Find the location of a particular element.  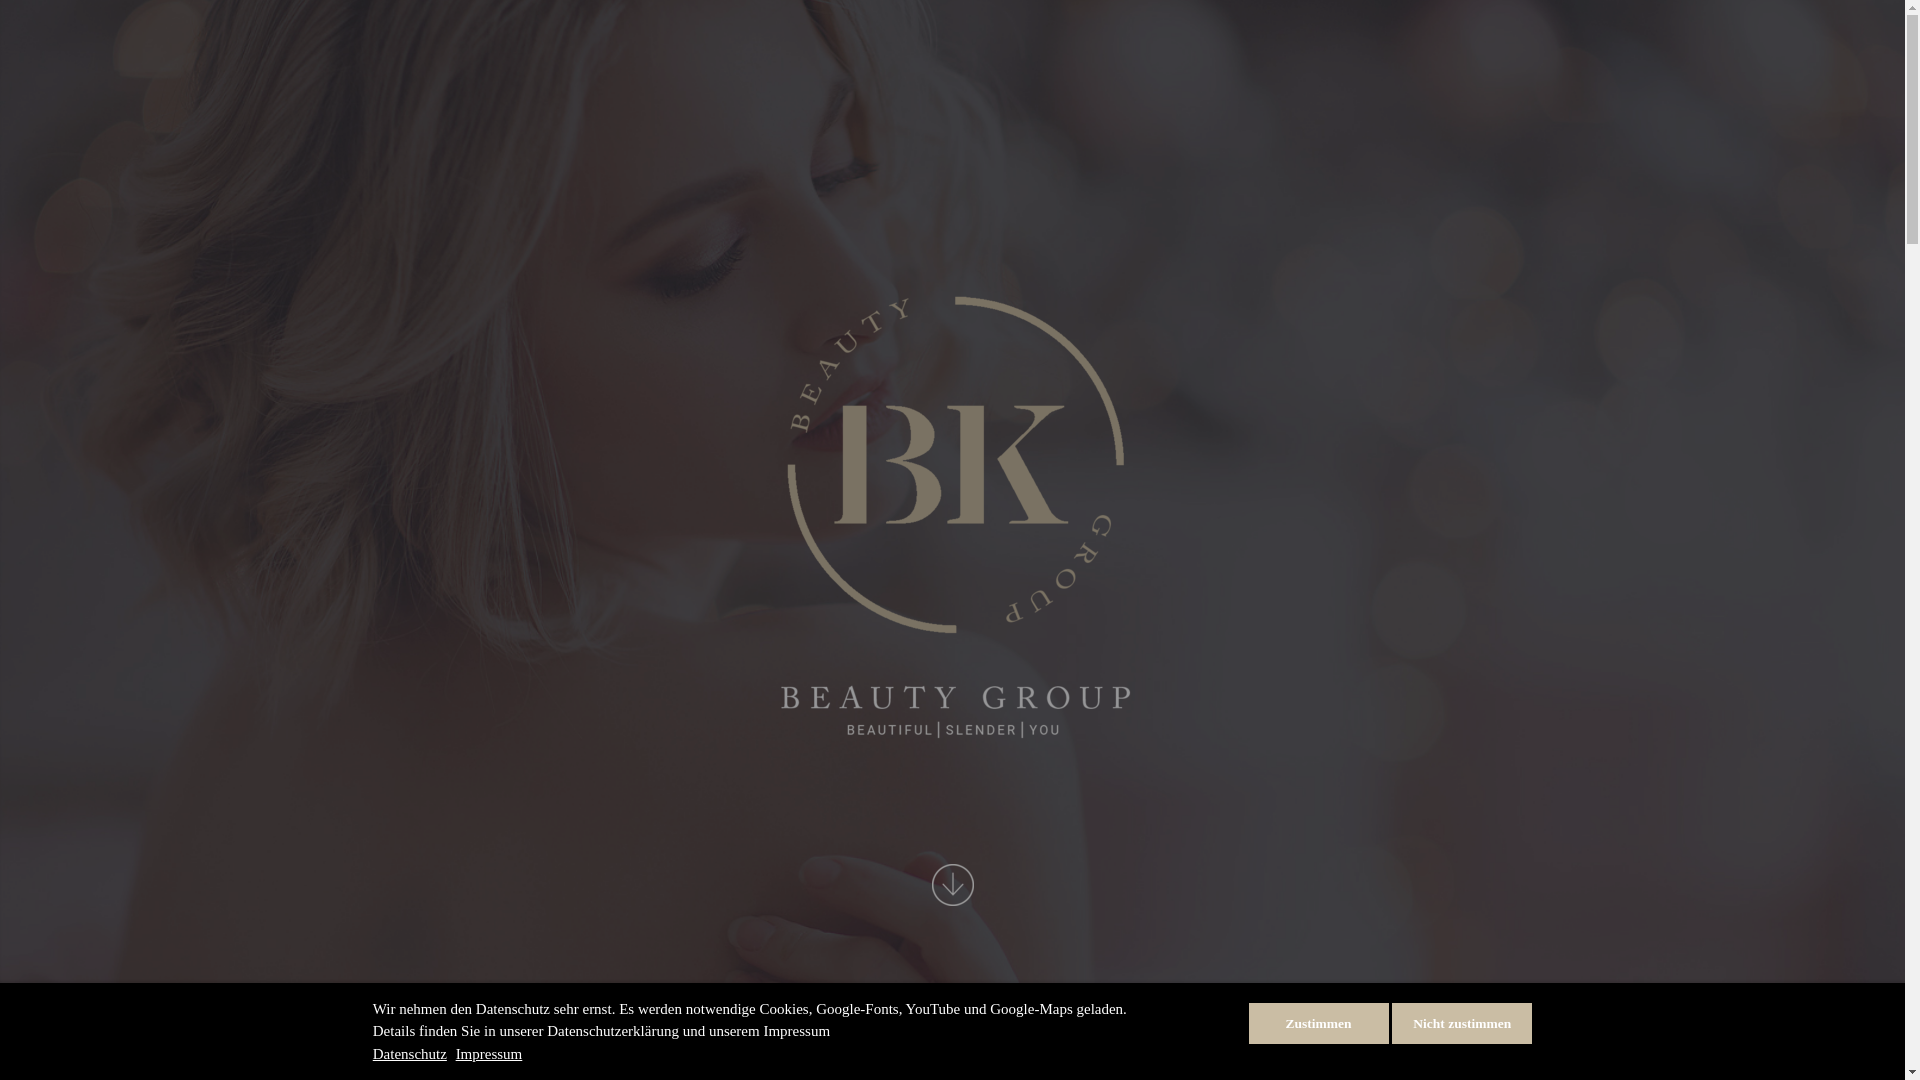

'PFLEGEPRODUKTE' is located at coordinates (1213, 643).